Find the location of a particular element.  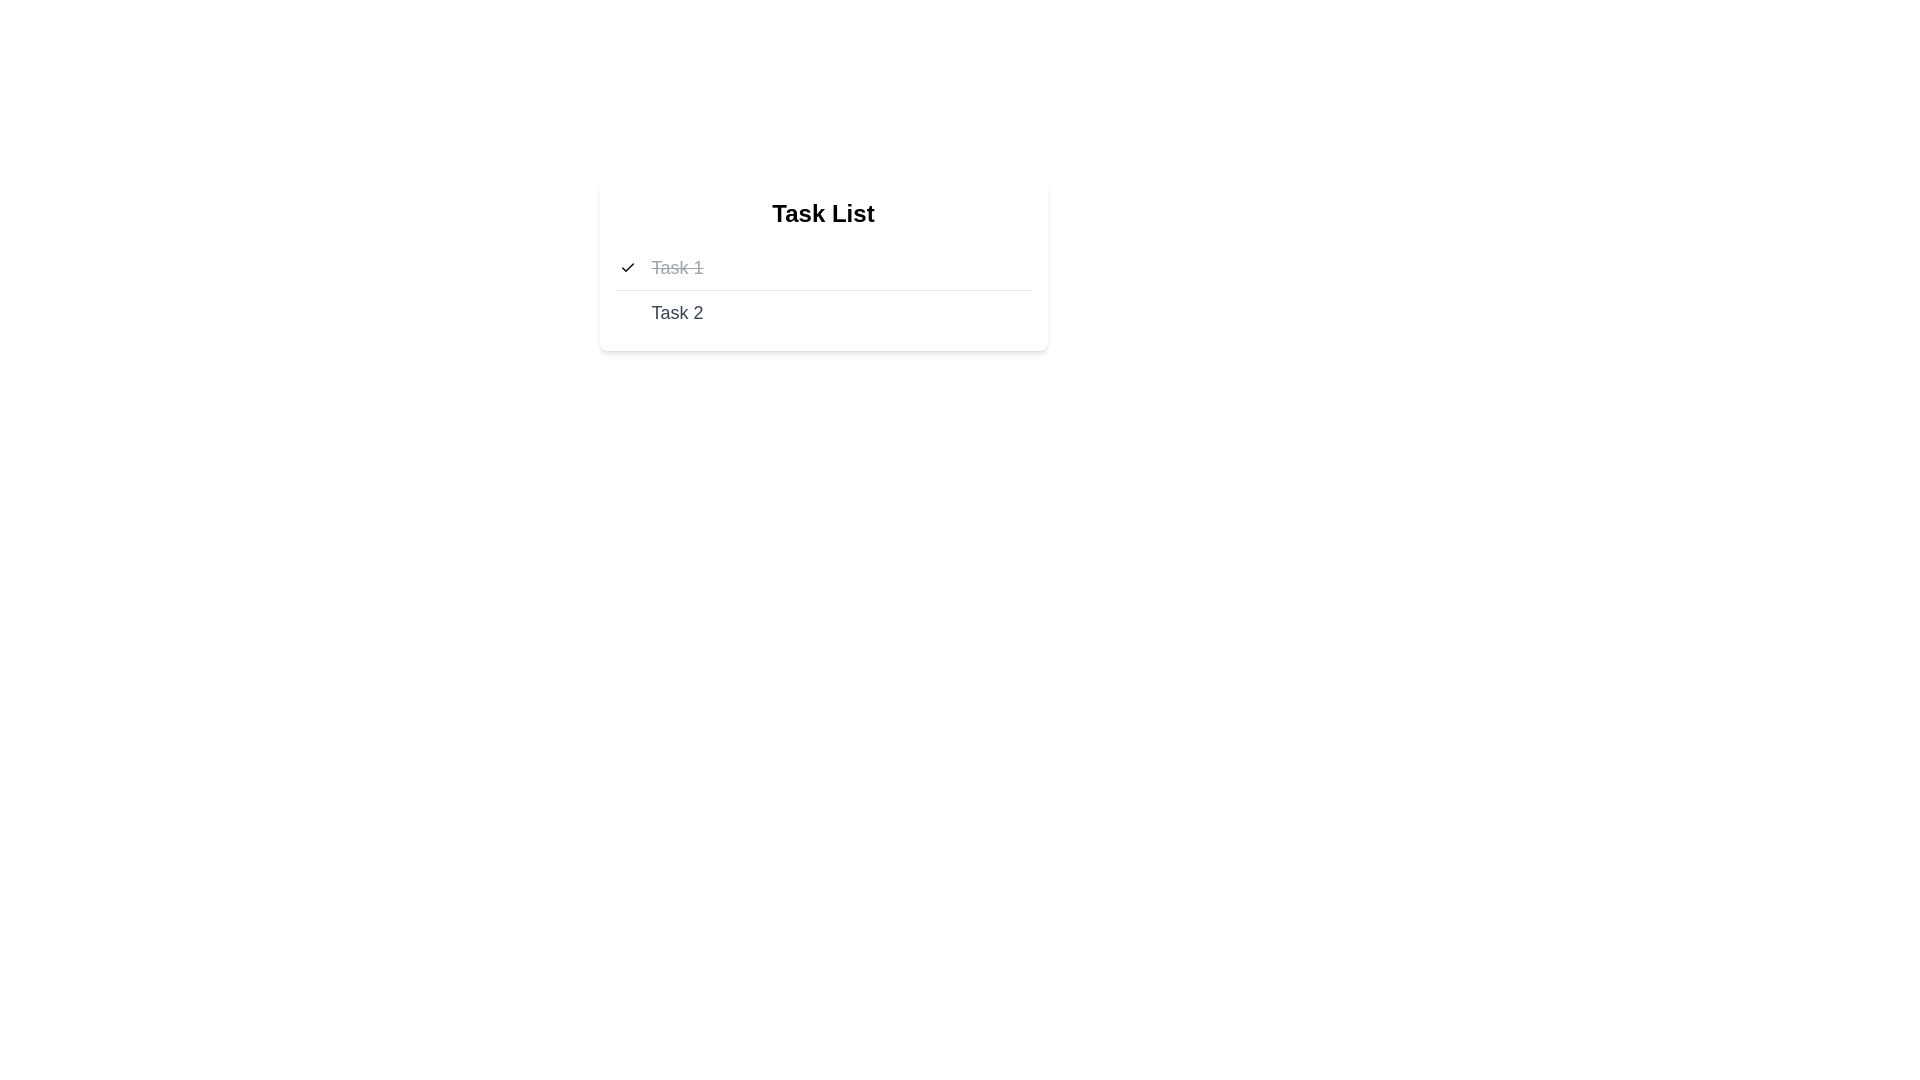

the checkbox icon indicating the completion status of 'Task 1' is located at coordinates (626, 266).